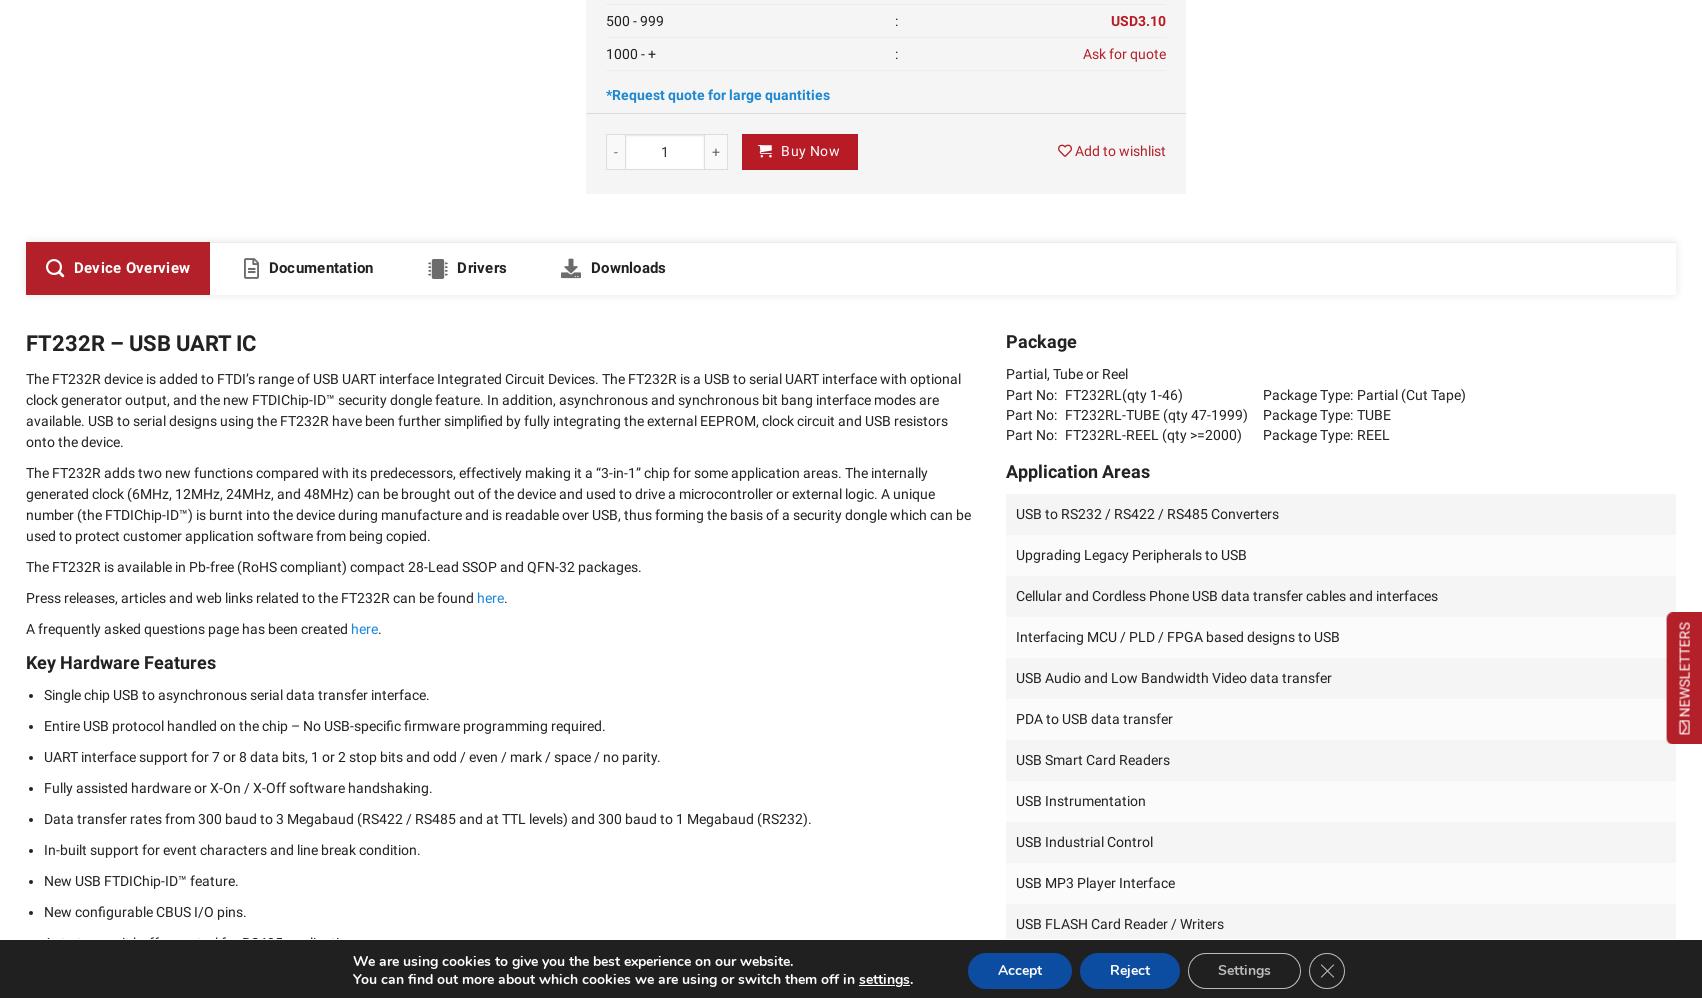 Image resolution: width=1702 pixels, height=998 pixels. Describe the element at coordinates (1110, 963) in the screenshot. I see `'Set Top Box PC – USB interface'` at that location.